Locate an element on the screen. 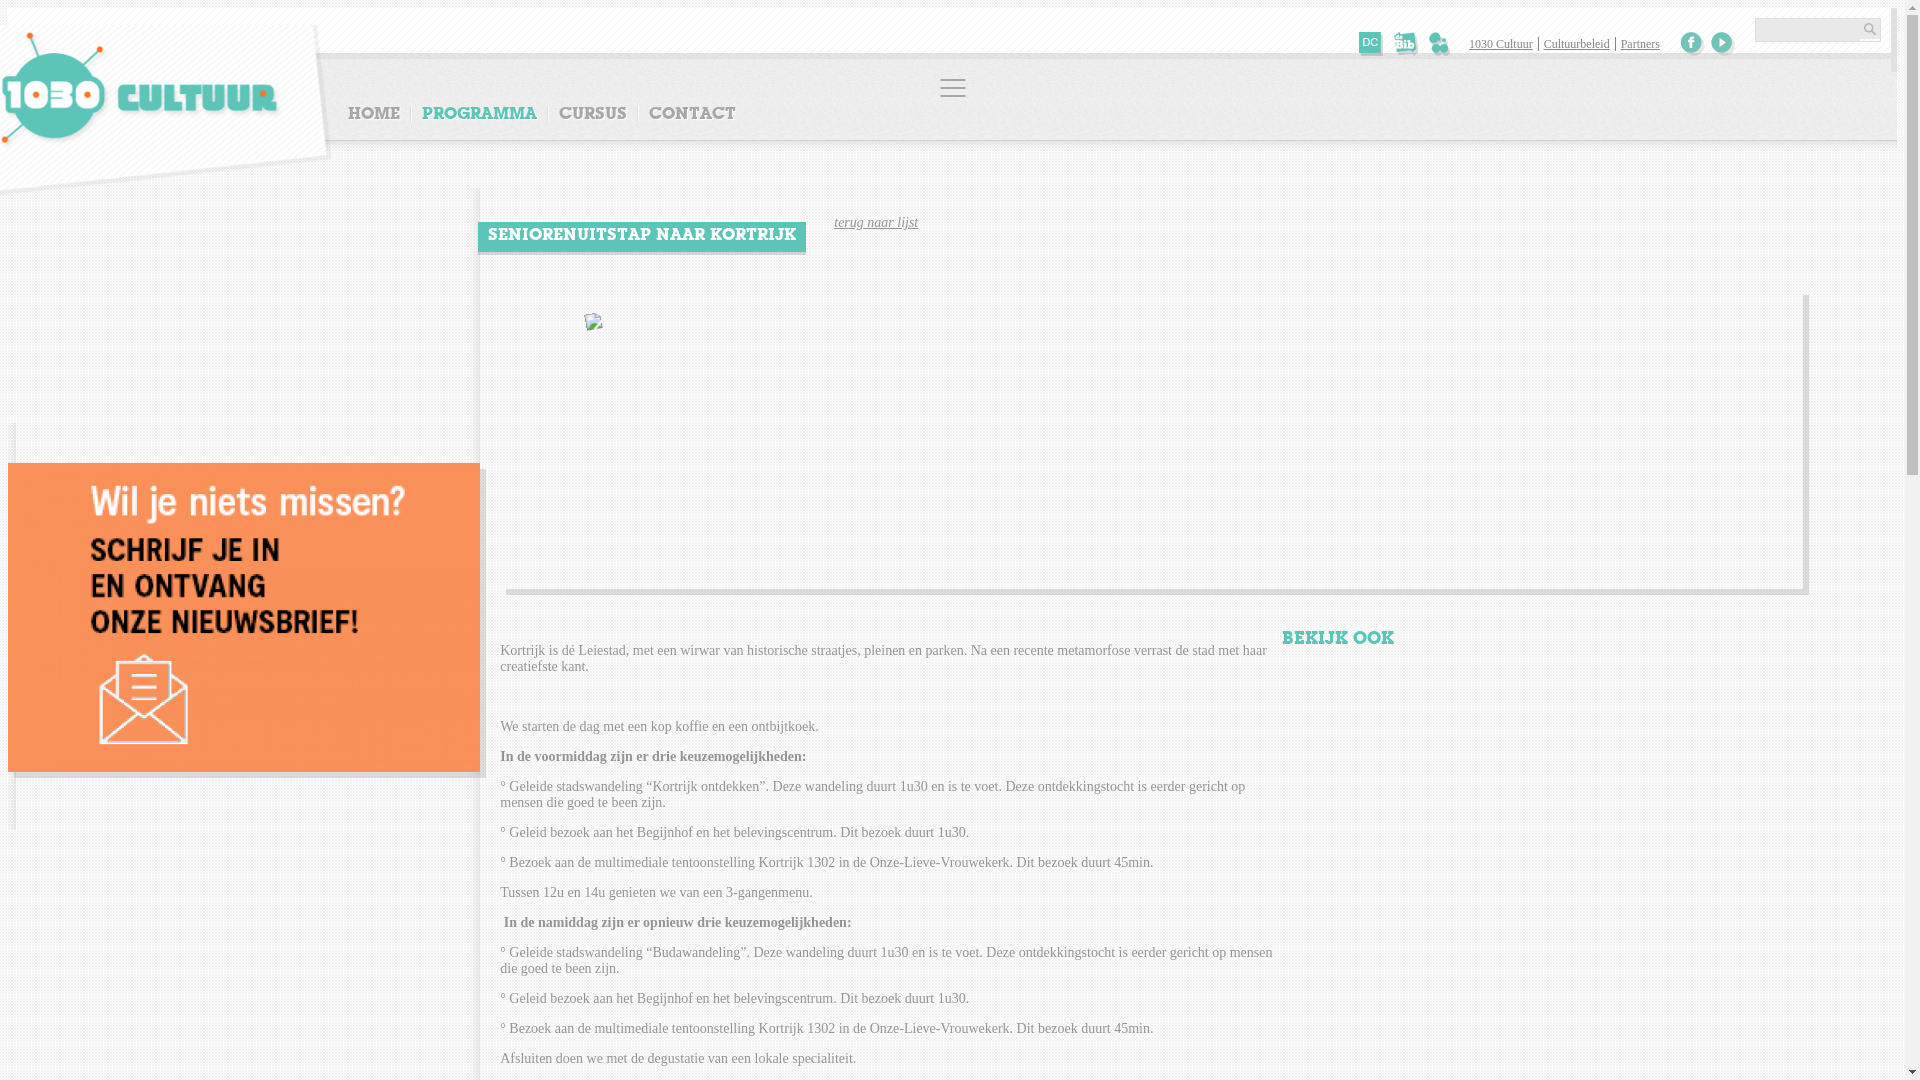 The width and height of the screenshot is (1920, 1080). '1030 Cultuur' is located at coordinates (1503, 43).